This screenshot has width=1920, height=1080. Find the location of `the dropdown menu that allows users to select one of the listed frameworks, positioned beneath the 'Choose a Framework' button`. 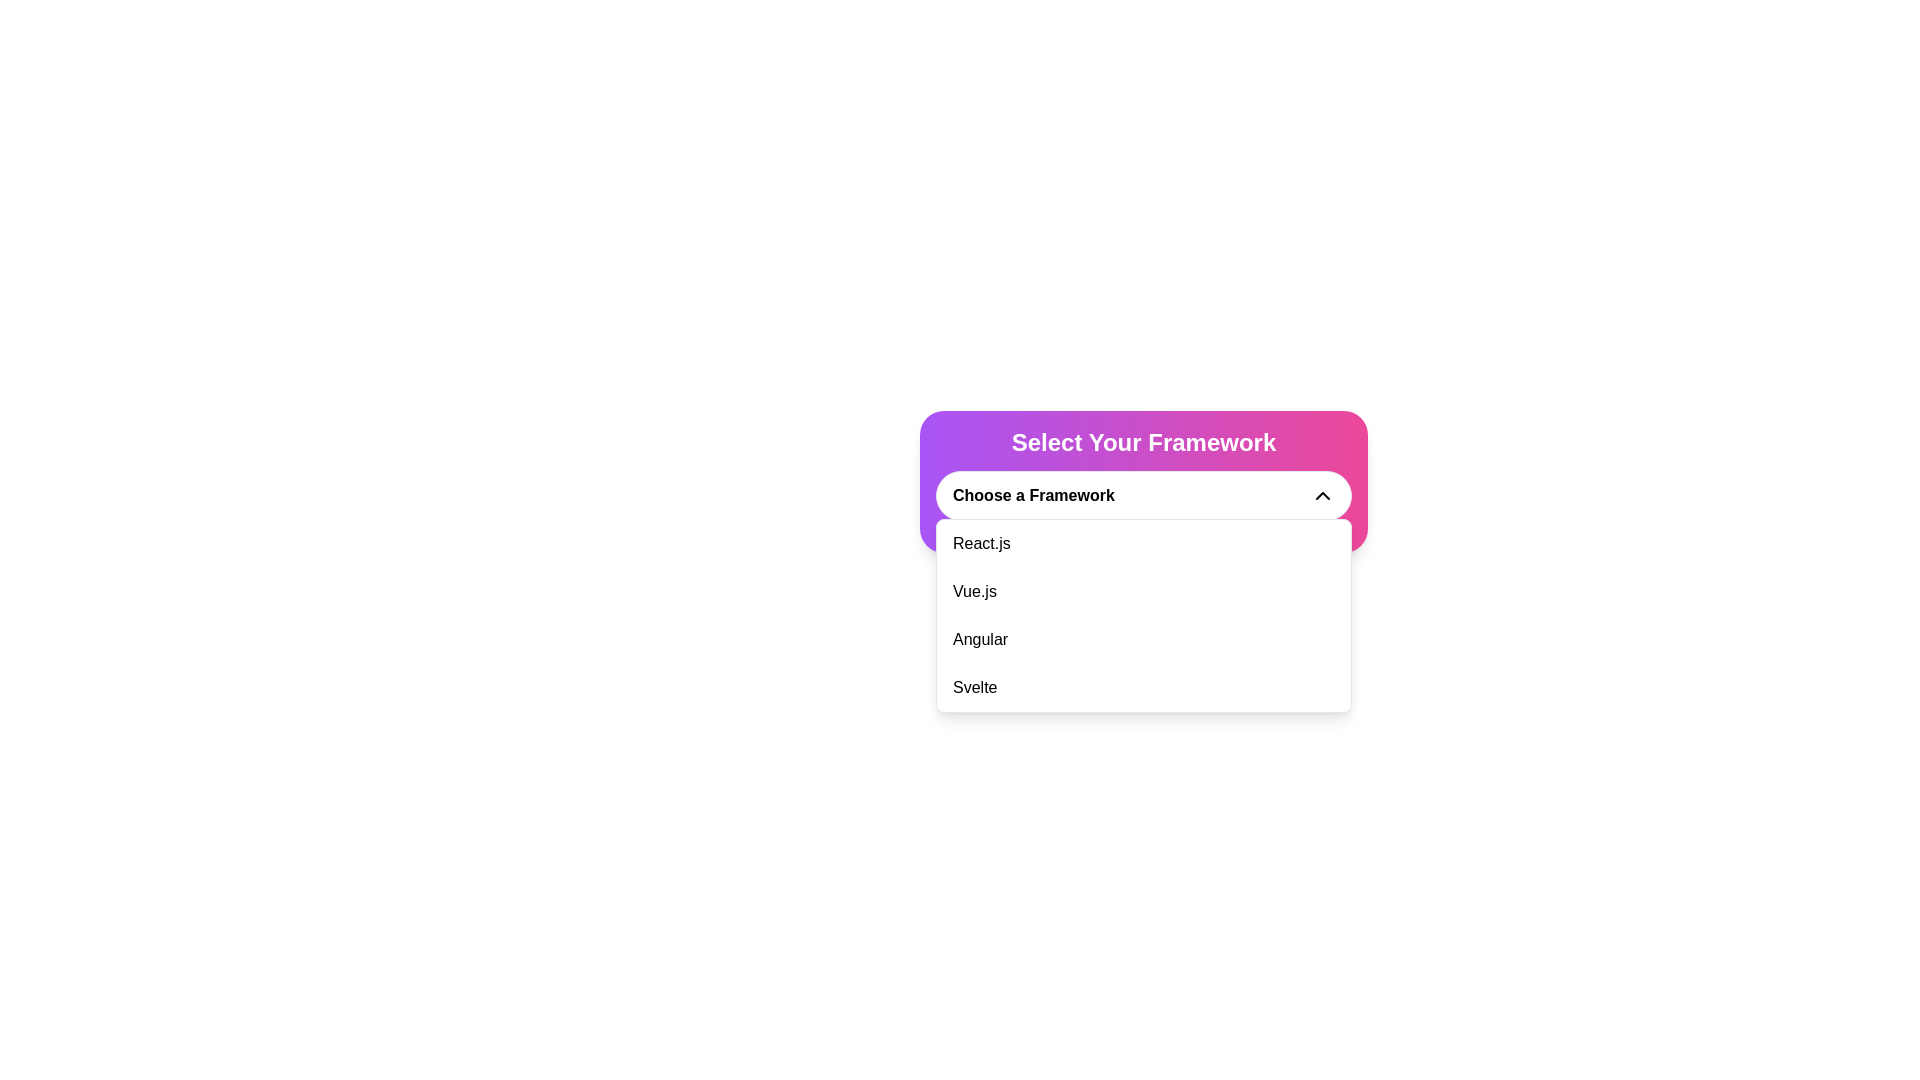

the dropdown menu that allows users to select one of the listed frameworks, positioned beneath the 'Choose a Framework' button is located at coordinates (1143, 615).